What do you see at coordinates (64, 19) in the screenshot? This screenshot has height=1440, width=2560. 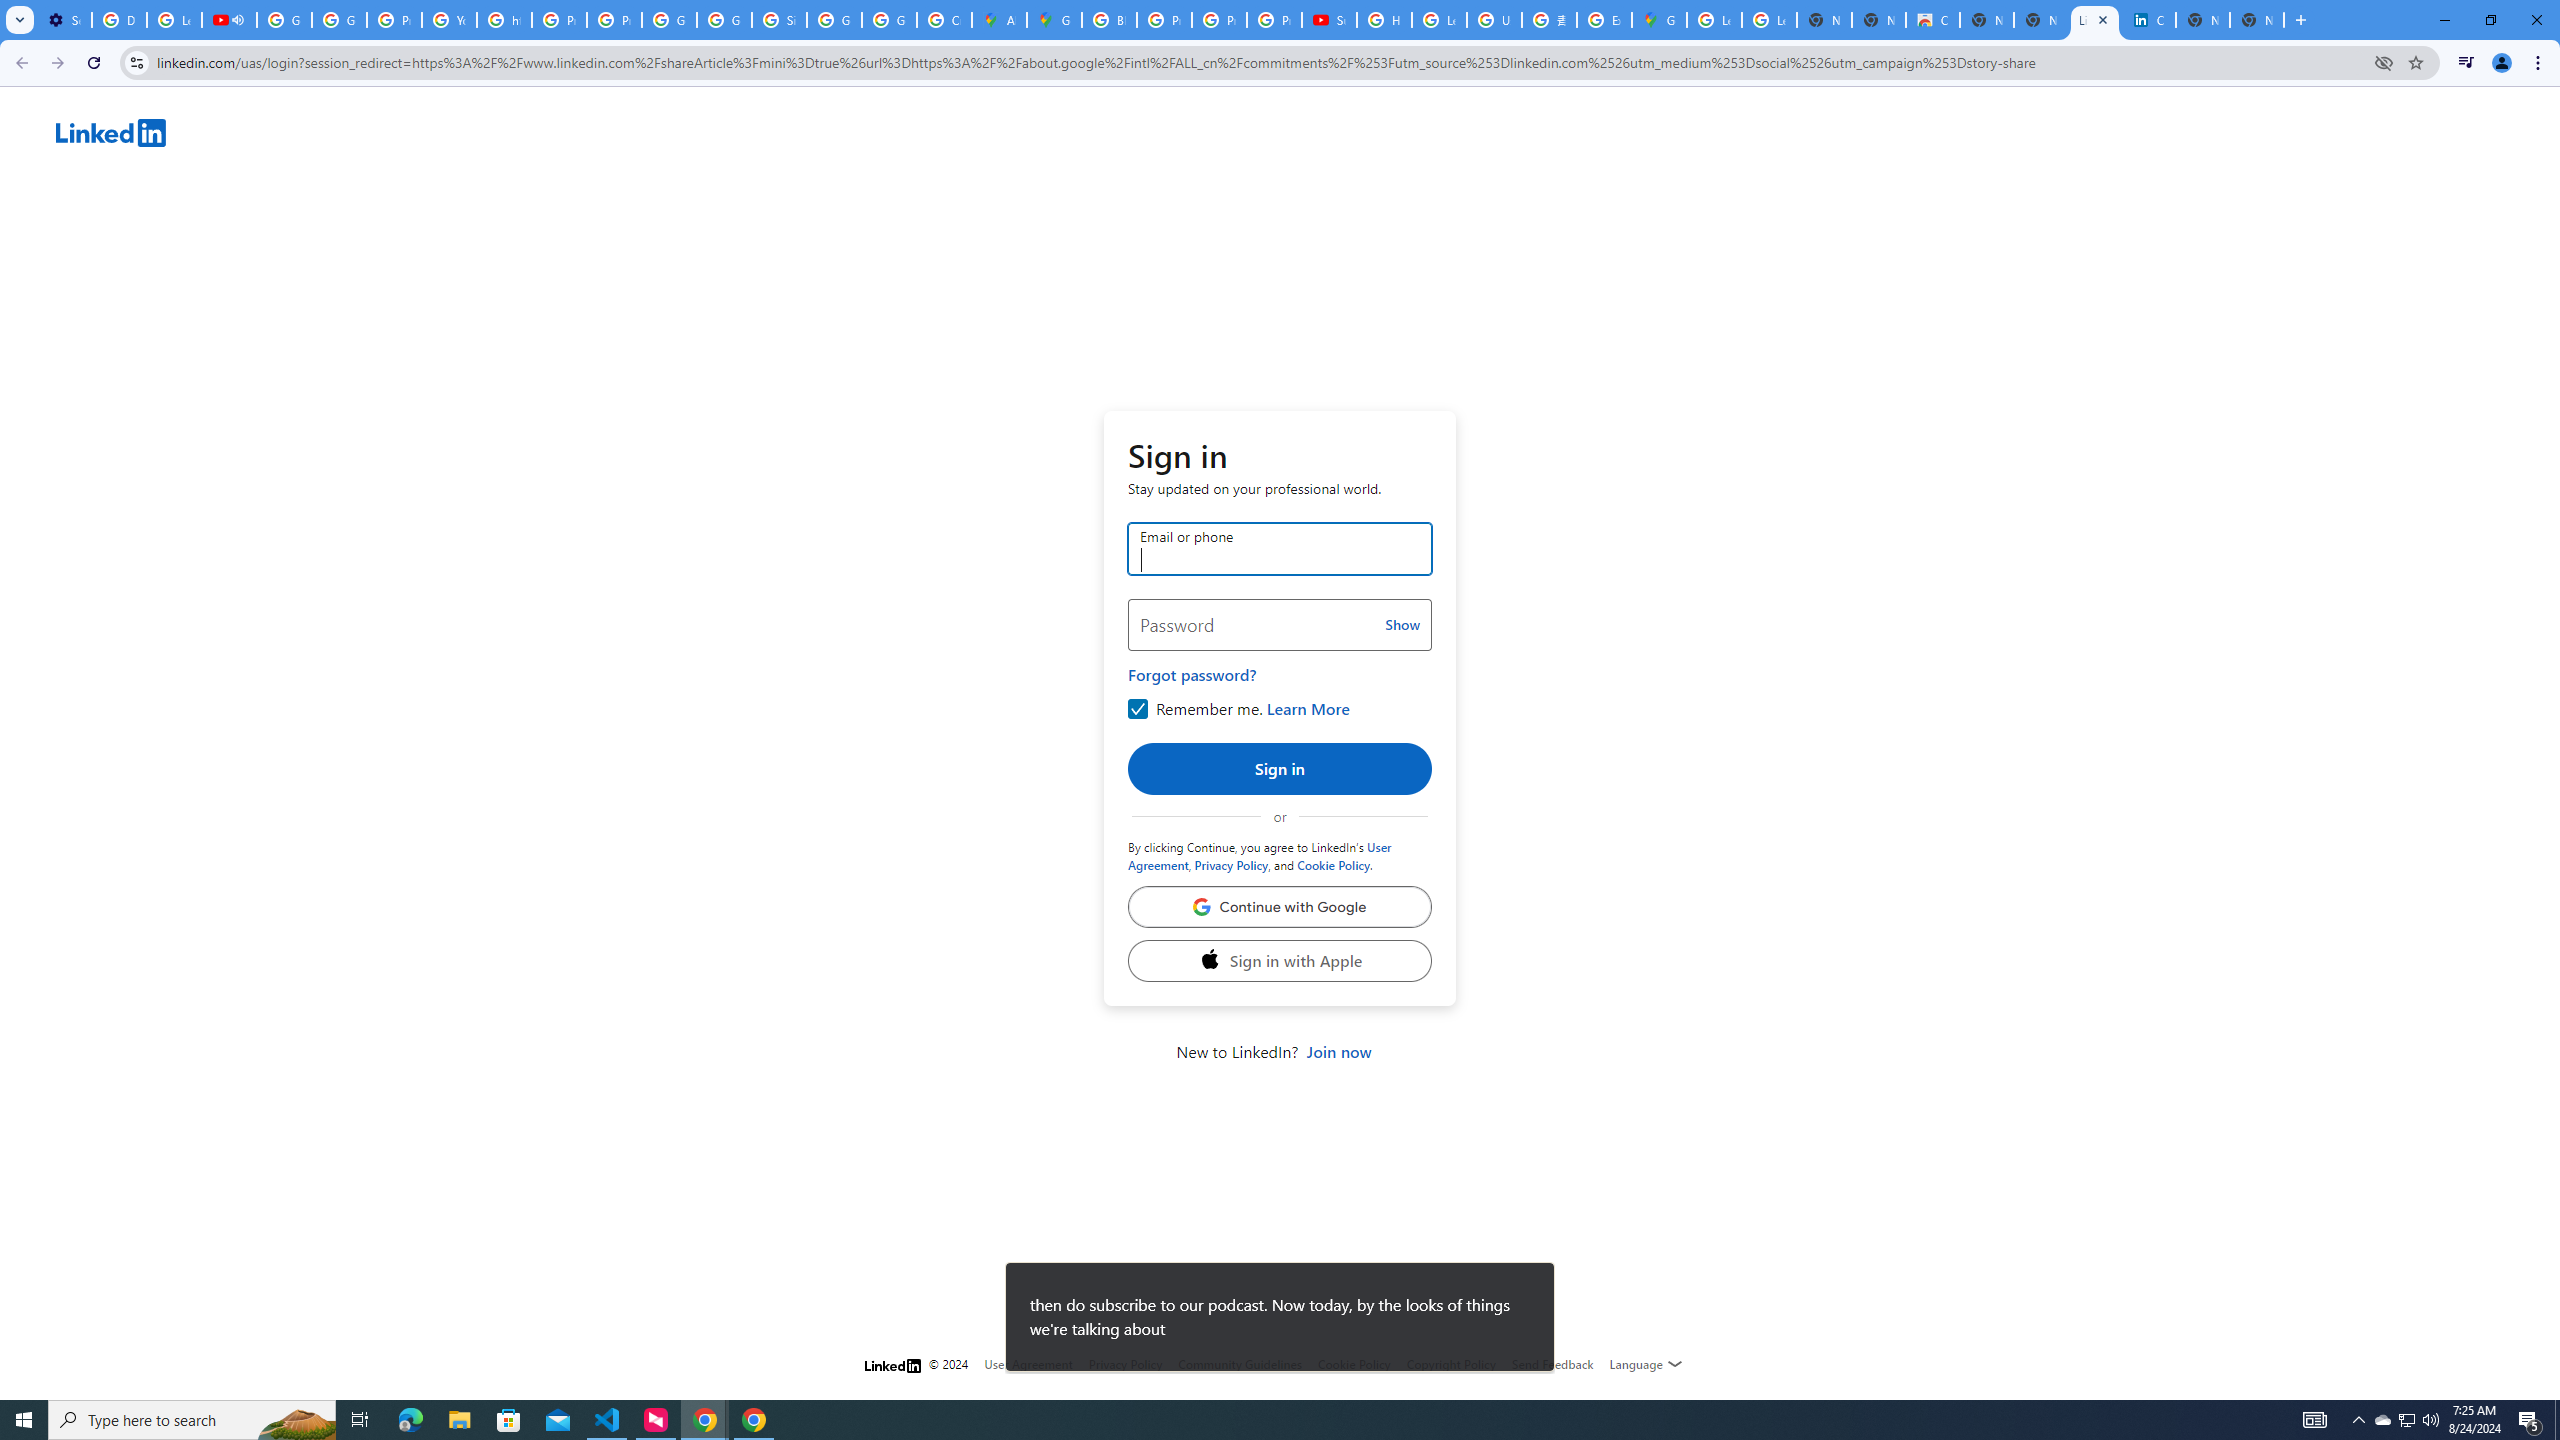 I see `'Settings - Customize profile'` at bounding box center [64, 19].